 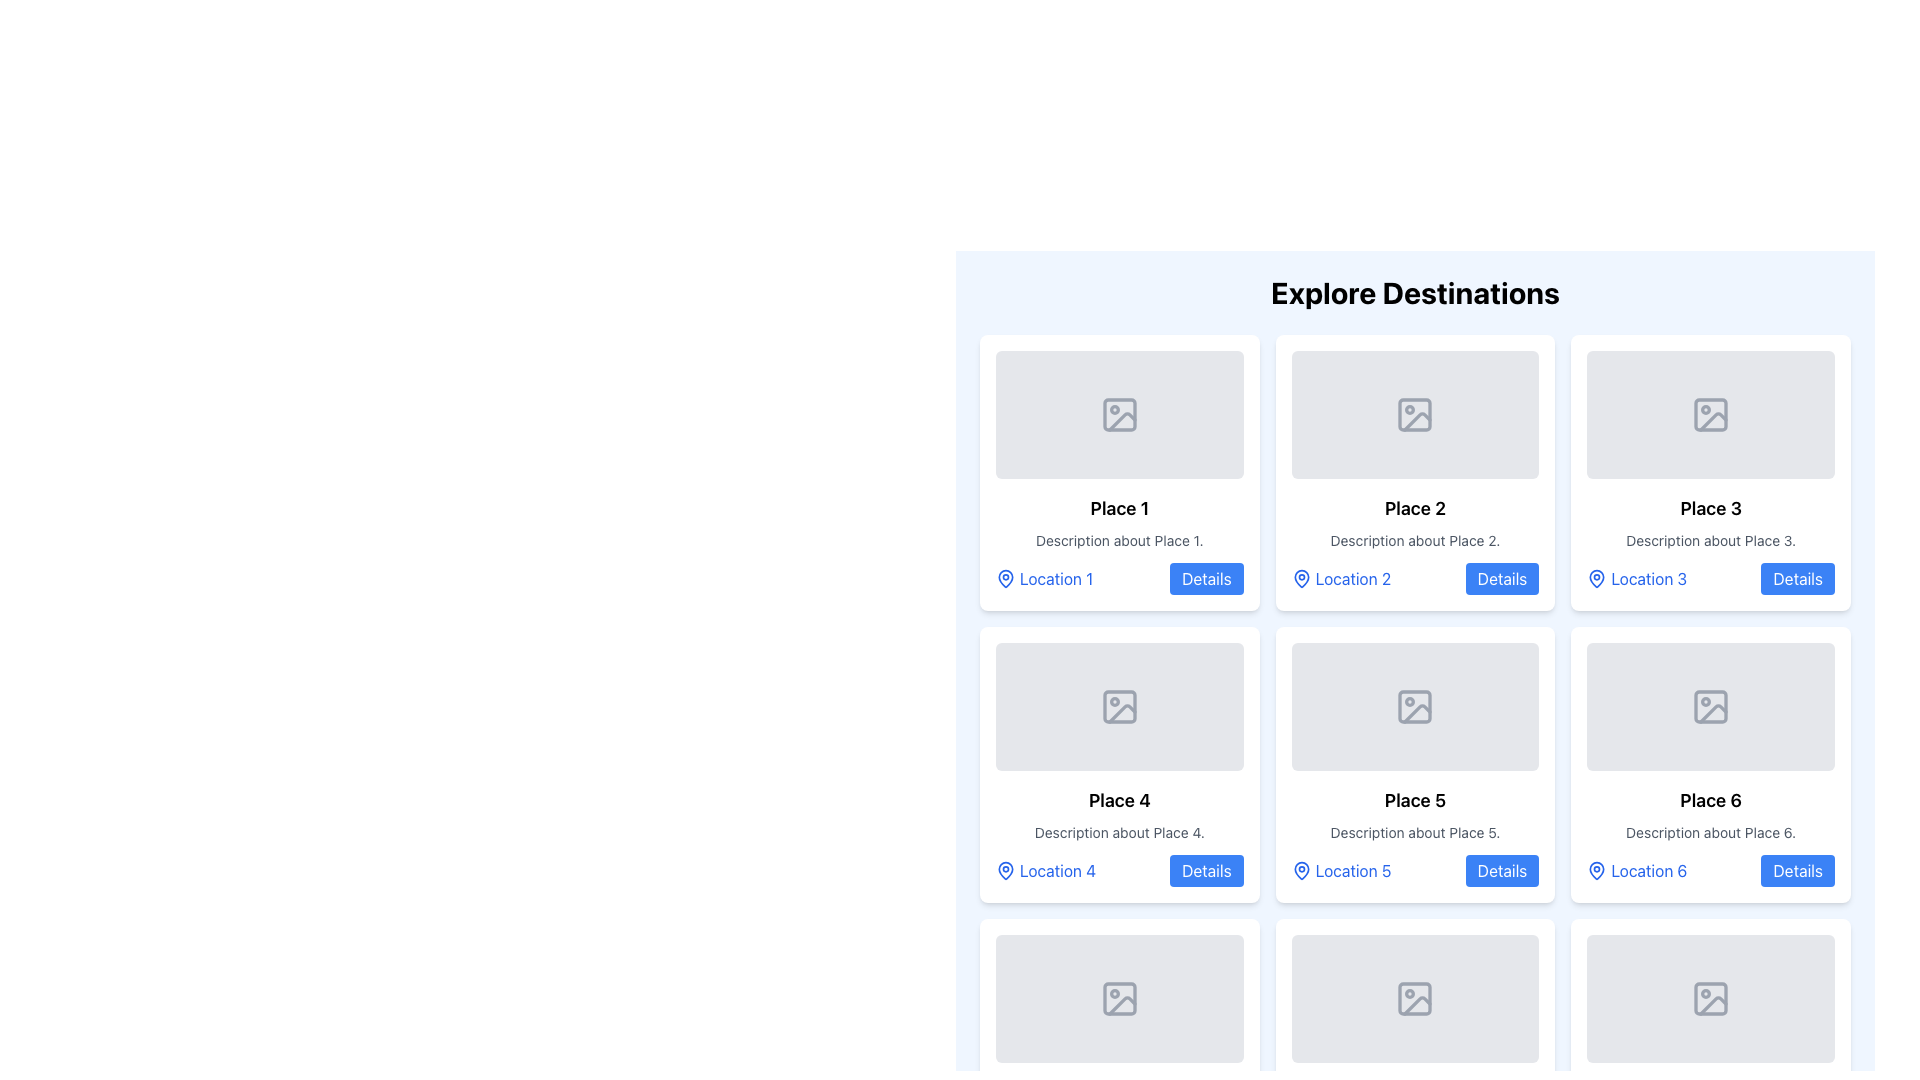 I want to click on the small light gray rectangular box with rounded corners located inside the image icon in the upper-right region of the placeholder for Place 3 in the Explore Destinations section, so click(x=1710, y=414).